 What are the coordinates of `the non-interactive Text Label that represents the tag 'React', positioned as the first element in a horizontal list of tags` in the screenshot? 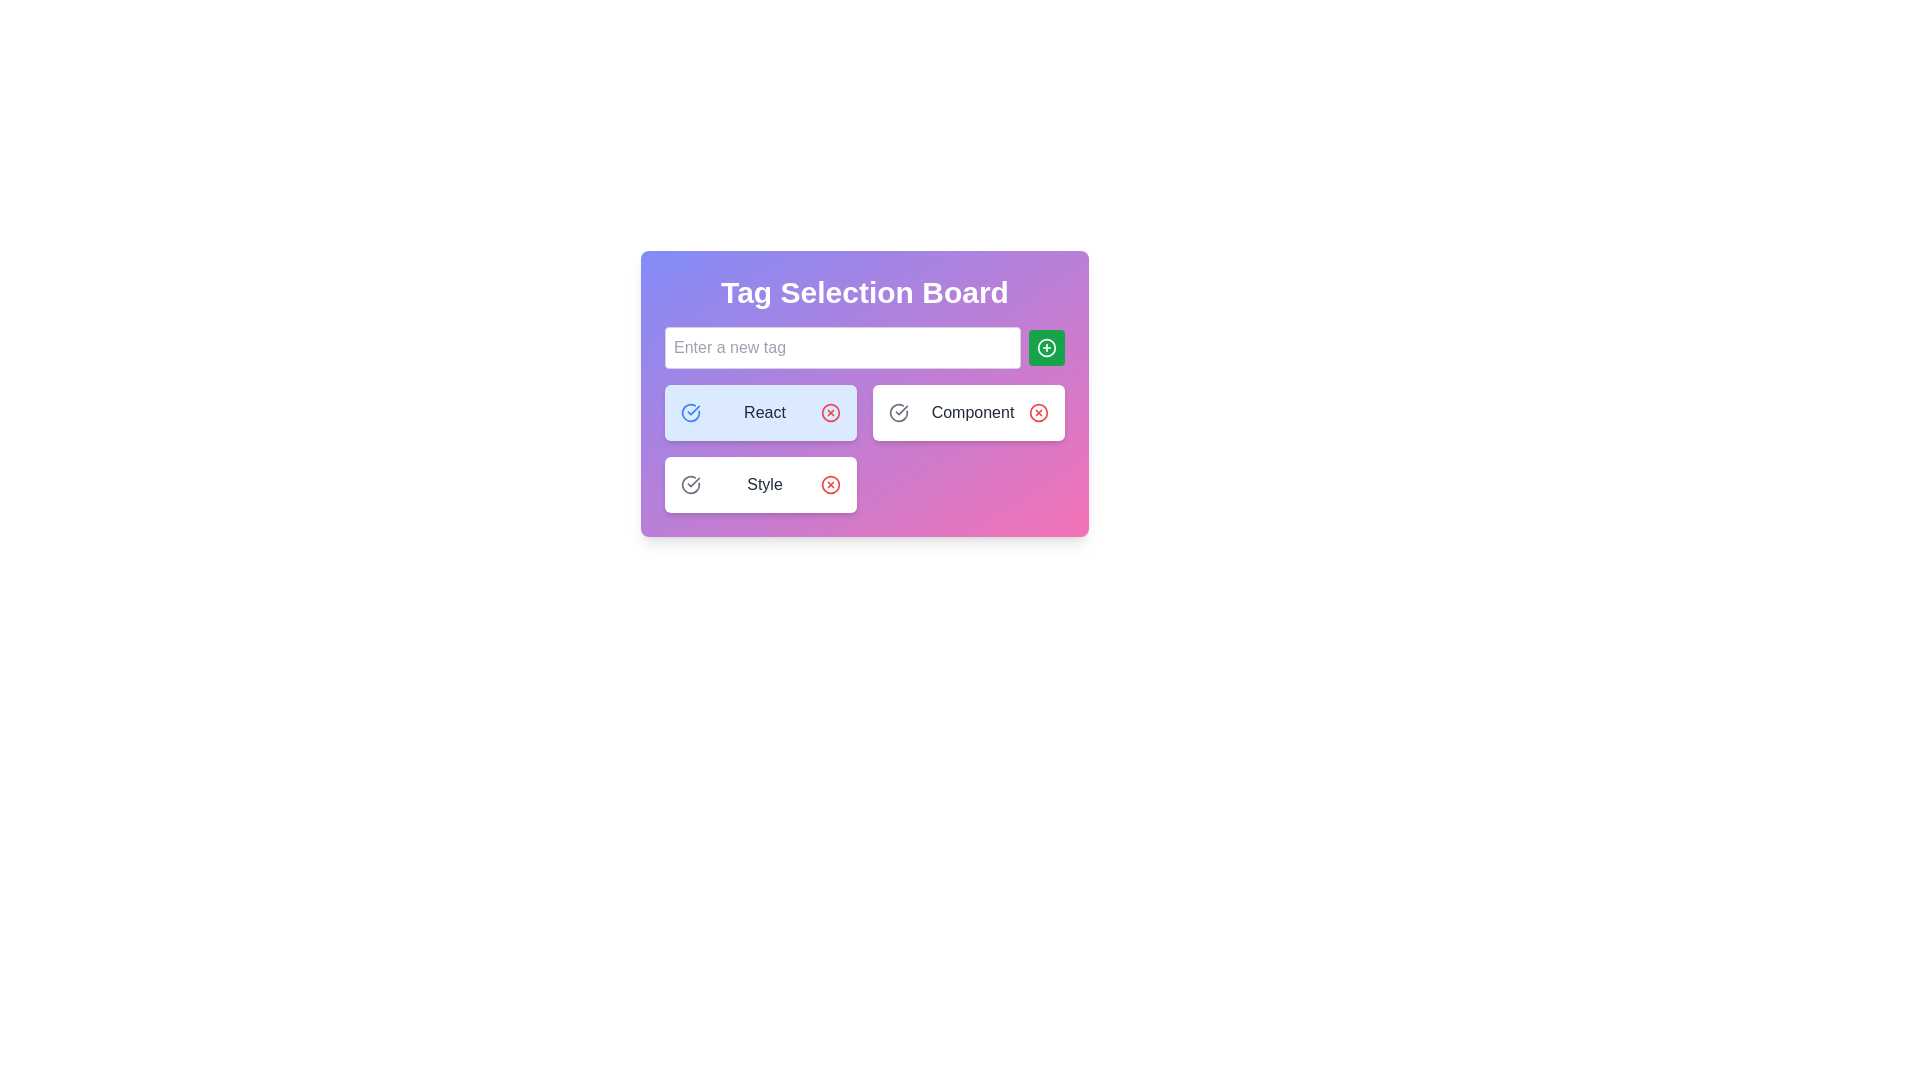 It's located at (763, 411).